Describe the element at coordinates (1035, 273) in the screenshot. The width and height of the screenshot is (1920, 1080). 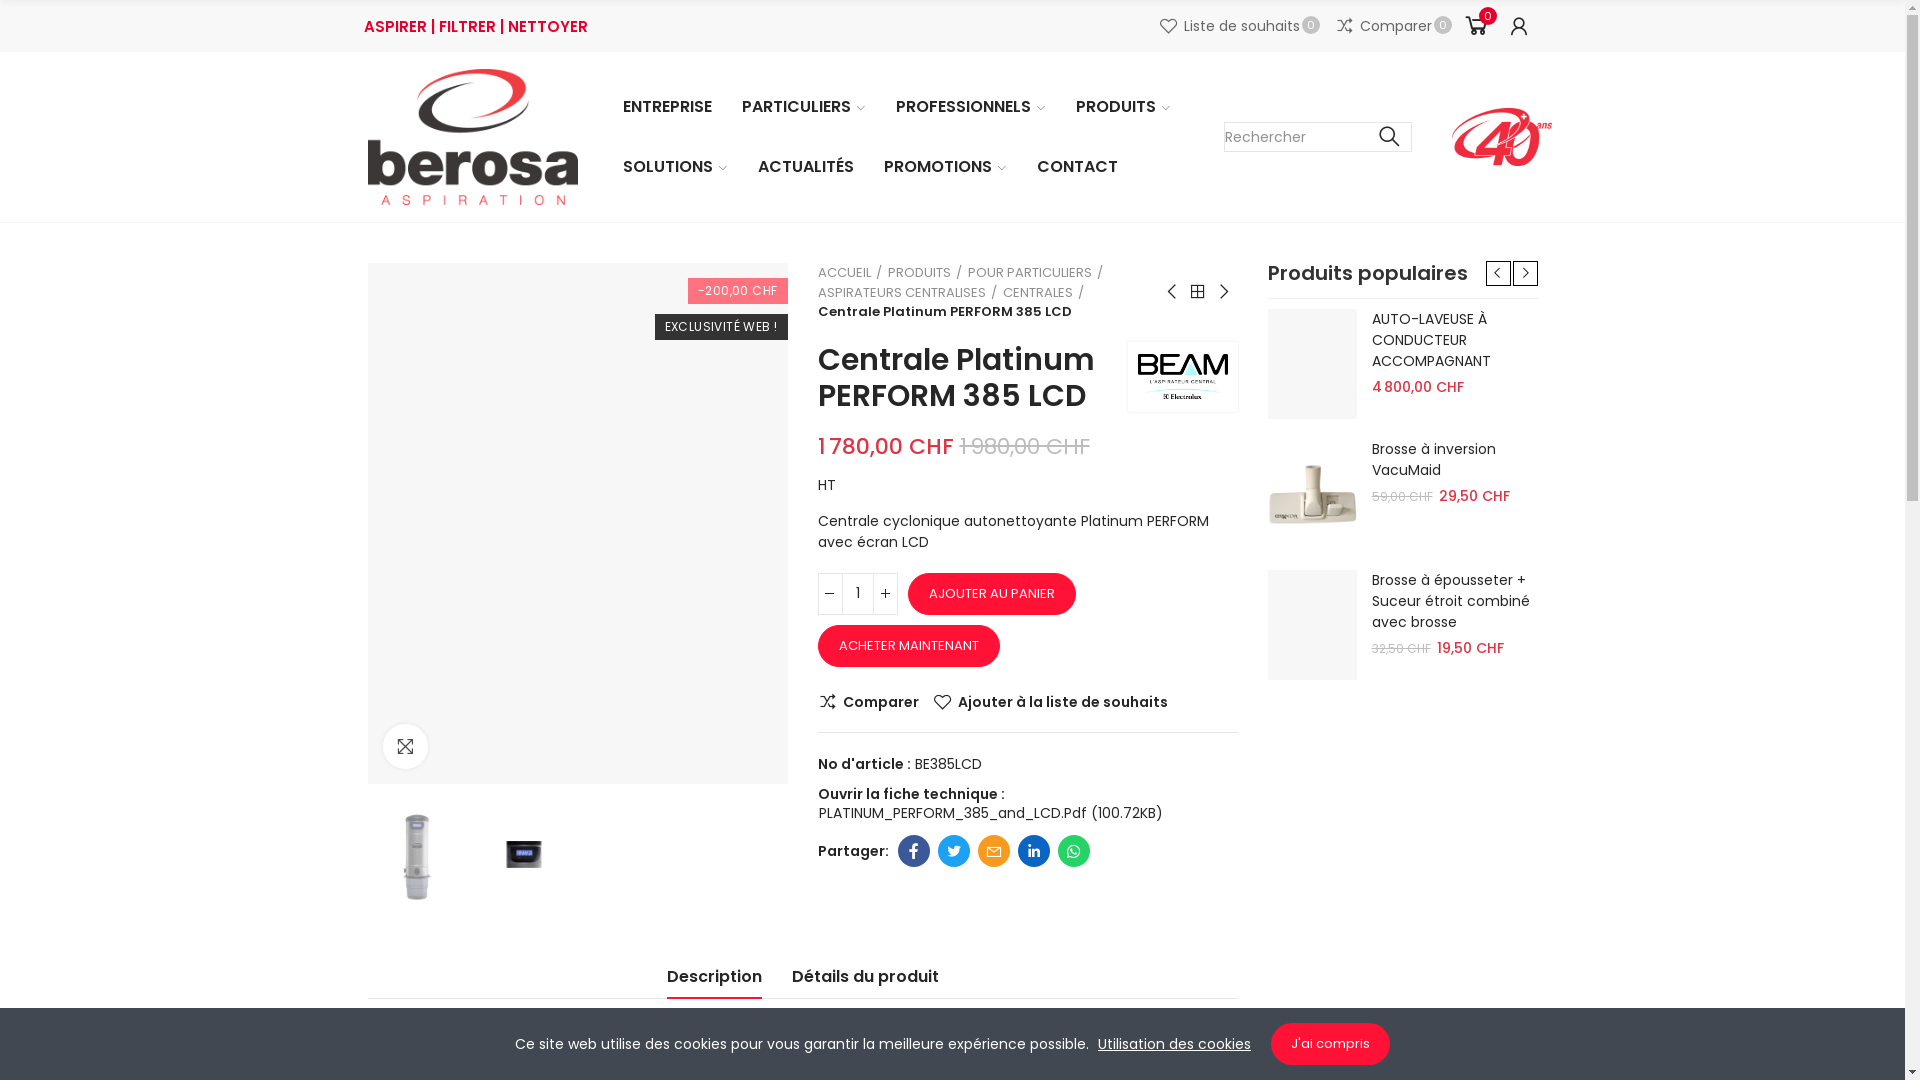
I see `'POUR PARTICULIERS'` at that location.